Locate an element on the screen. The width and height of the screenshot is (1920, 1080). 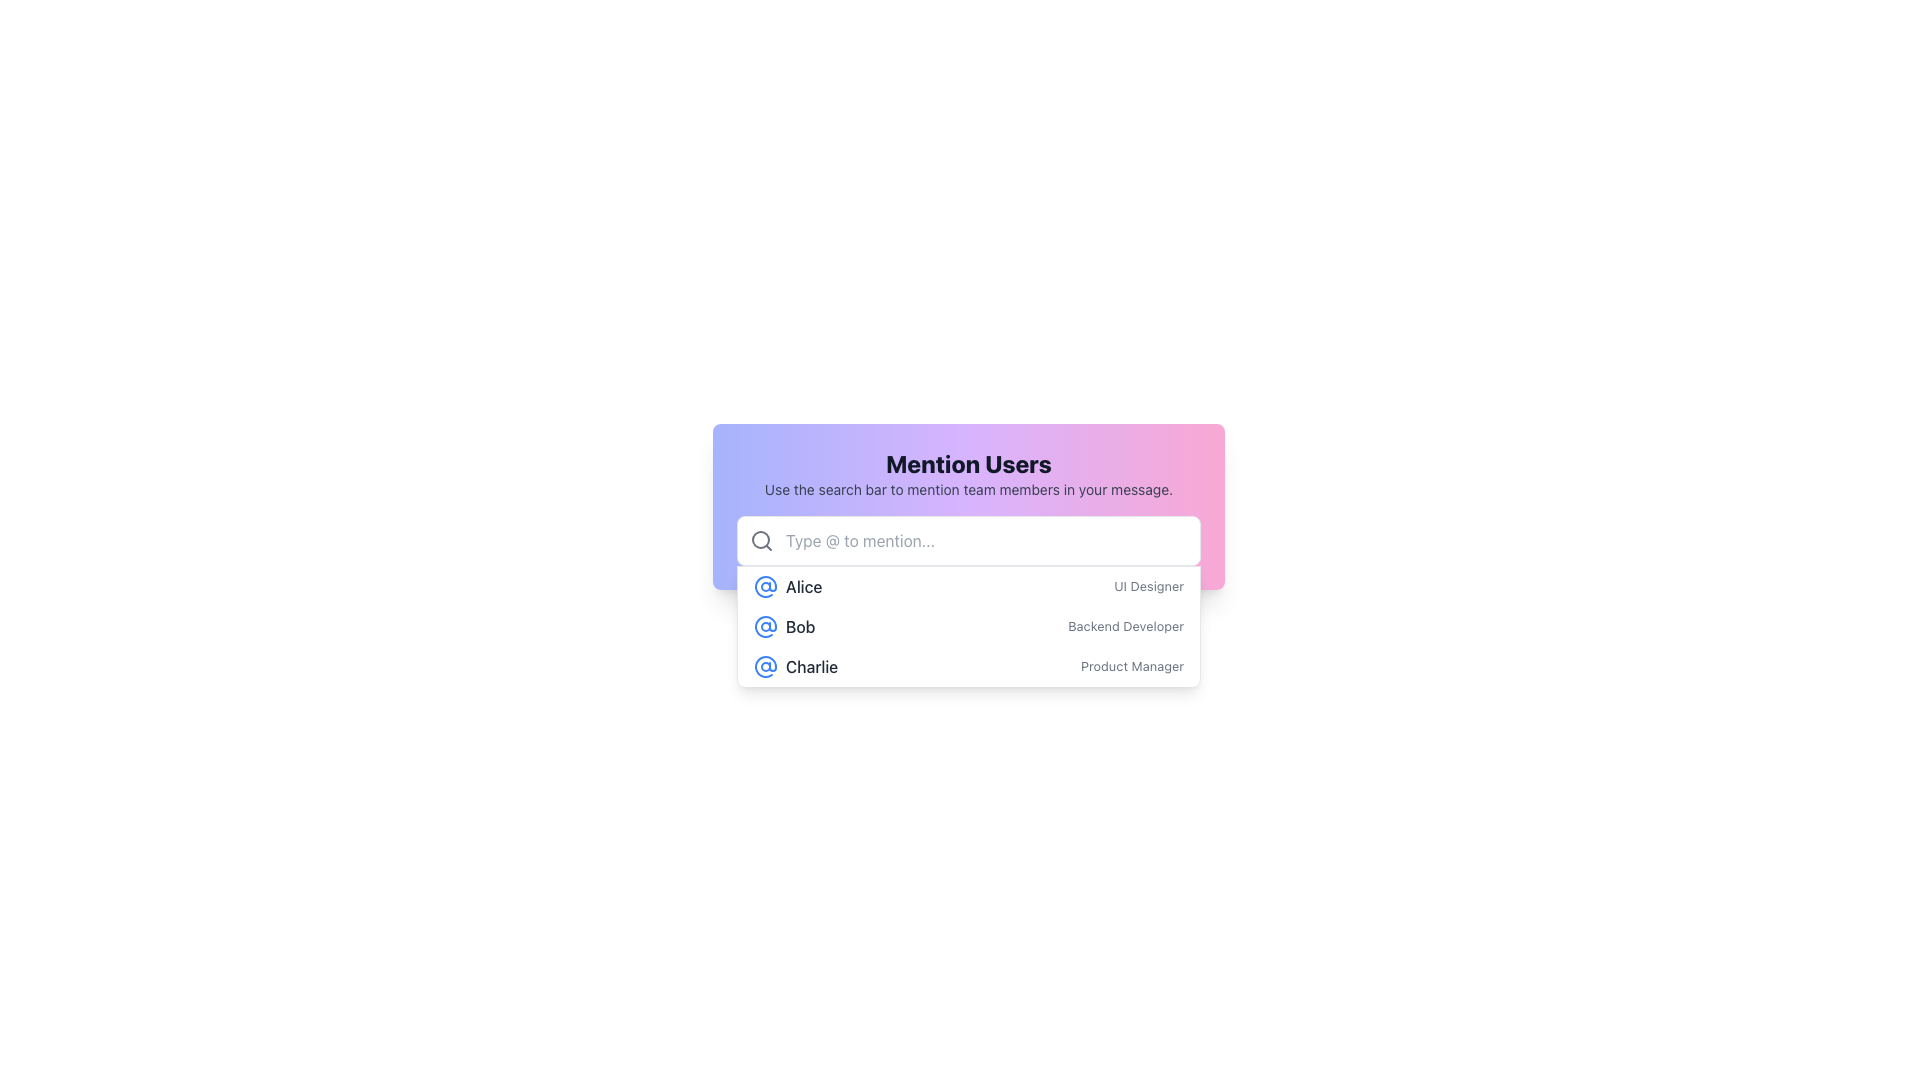
the Instructional Text element that states 'Use the search bar to mention team members in your message.', located below the 'Mention Users' header is located at coordinates (969, 489).